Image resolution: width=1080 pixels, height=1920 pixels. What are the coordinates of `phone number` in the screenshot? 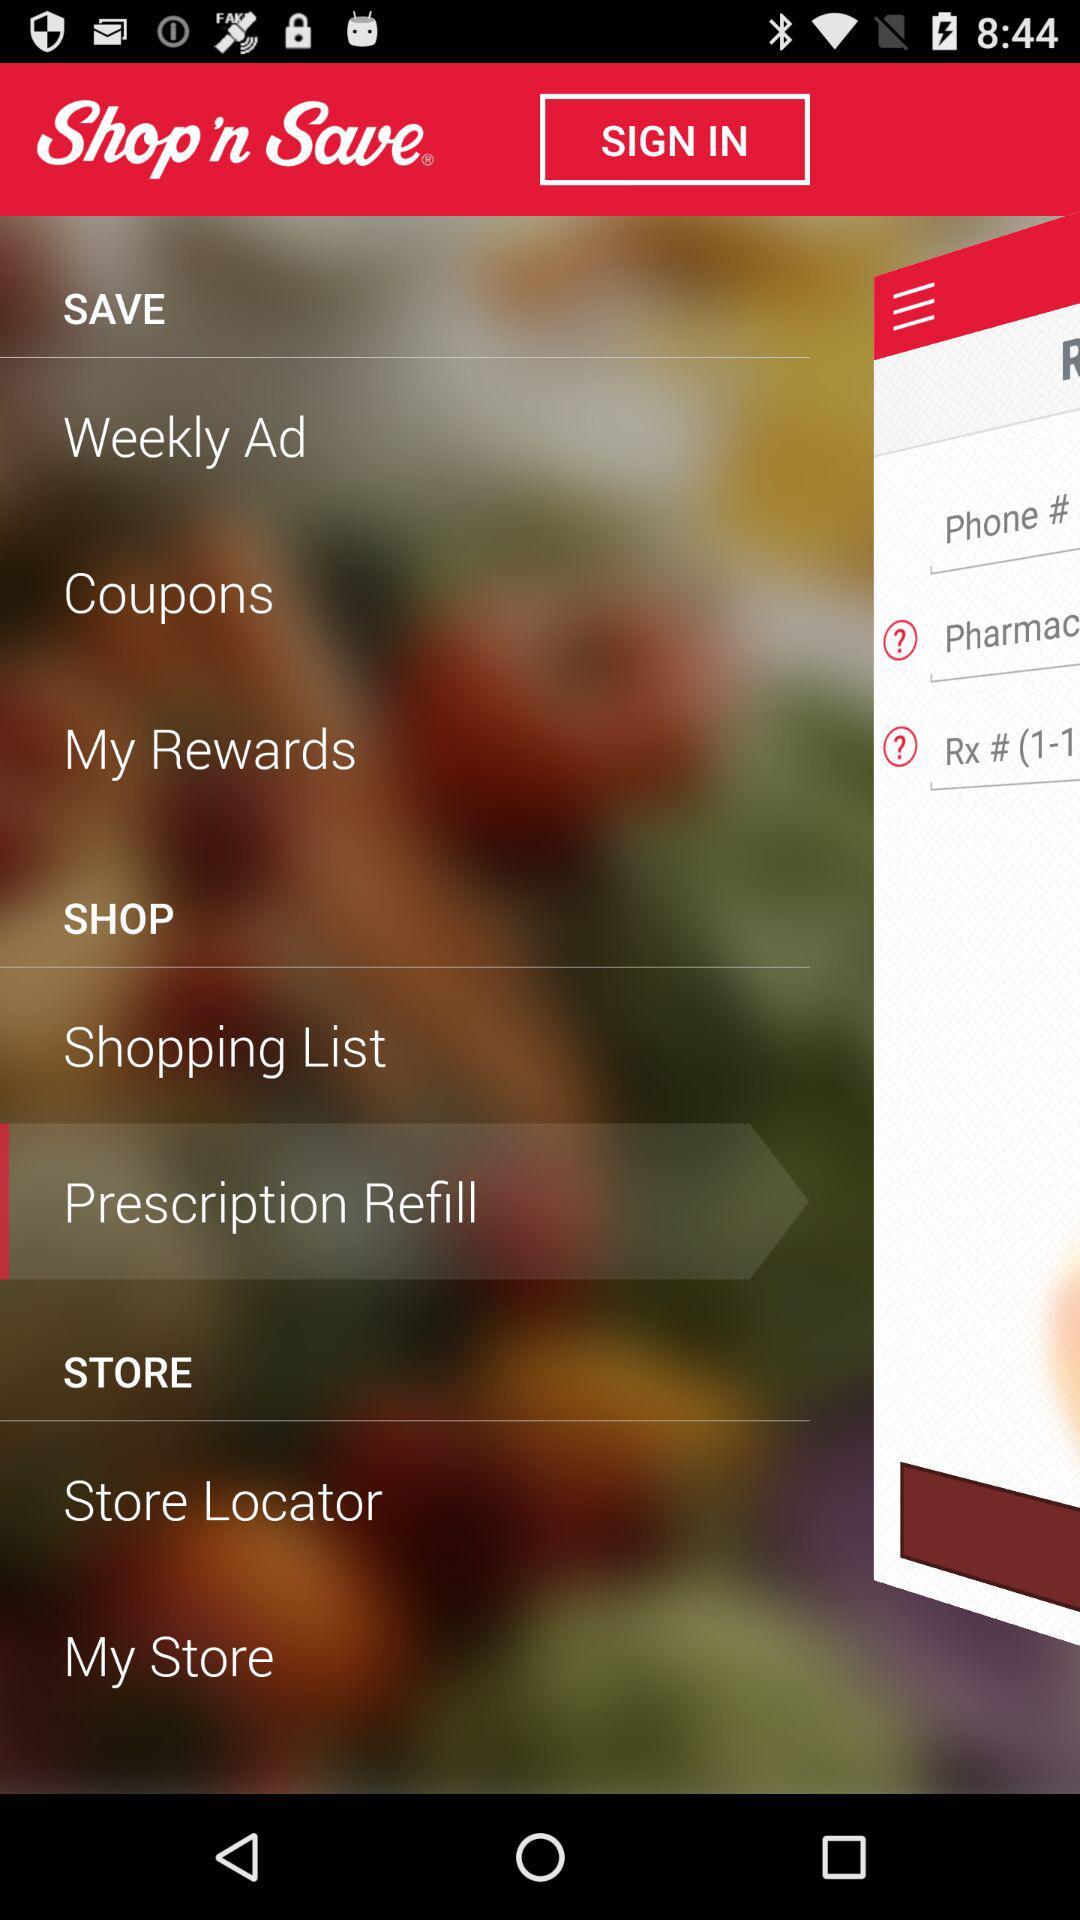 It's located at (1012, 464).